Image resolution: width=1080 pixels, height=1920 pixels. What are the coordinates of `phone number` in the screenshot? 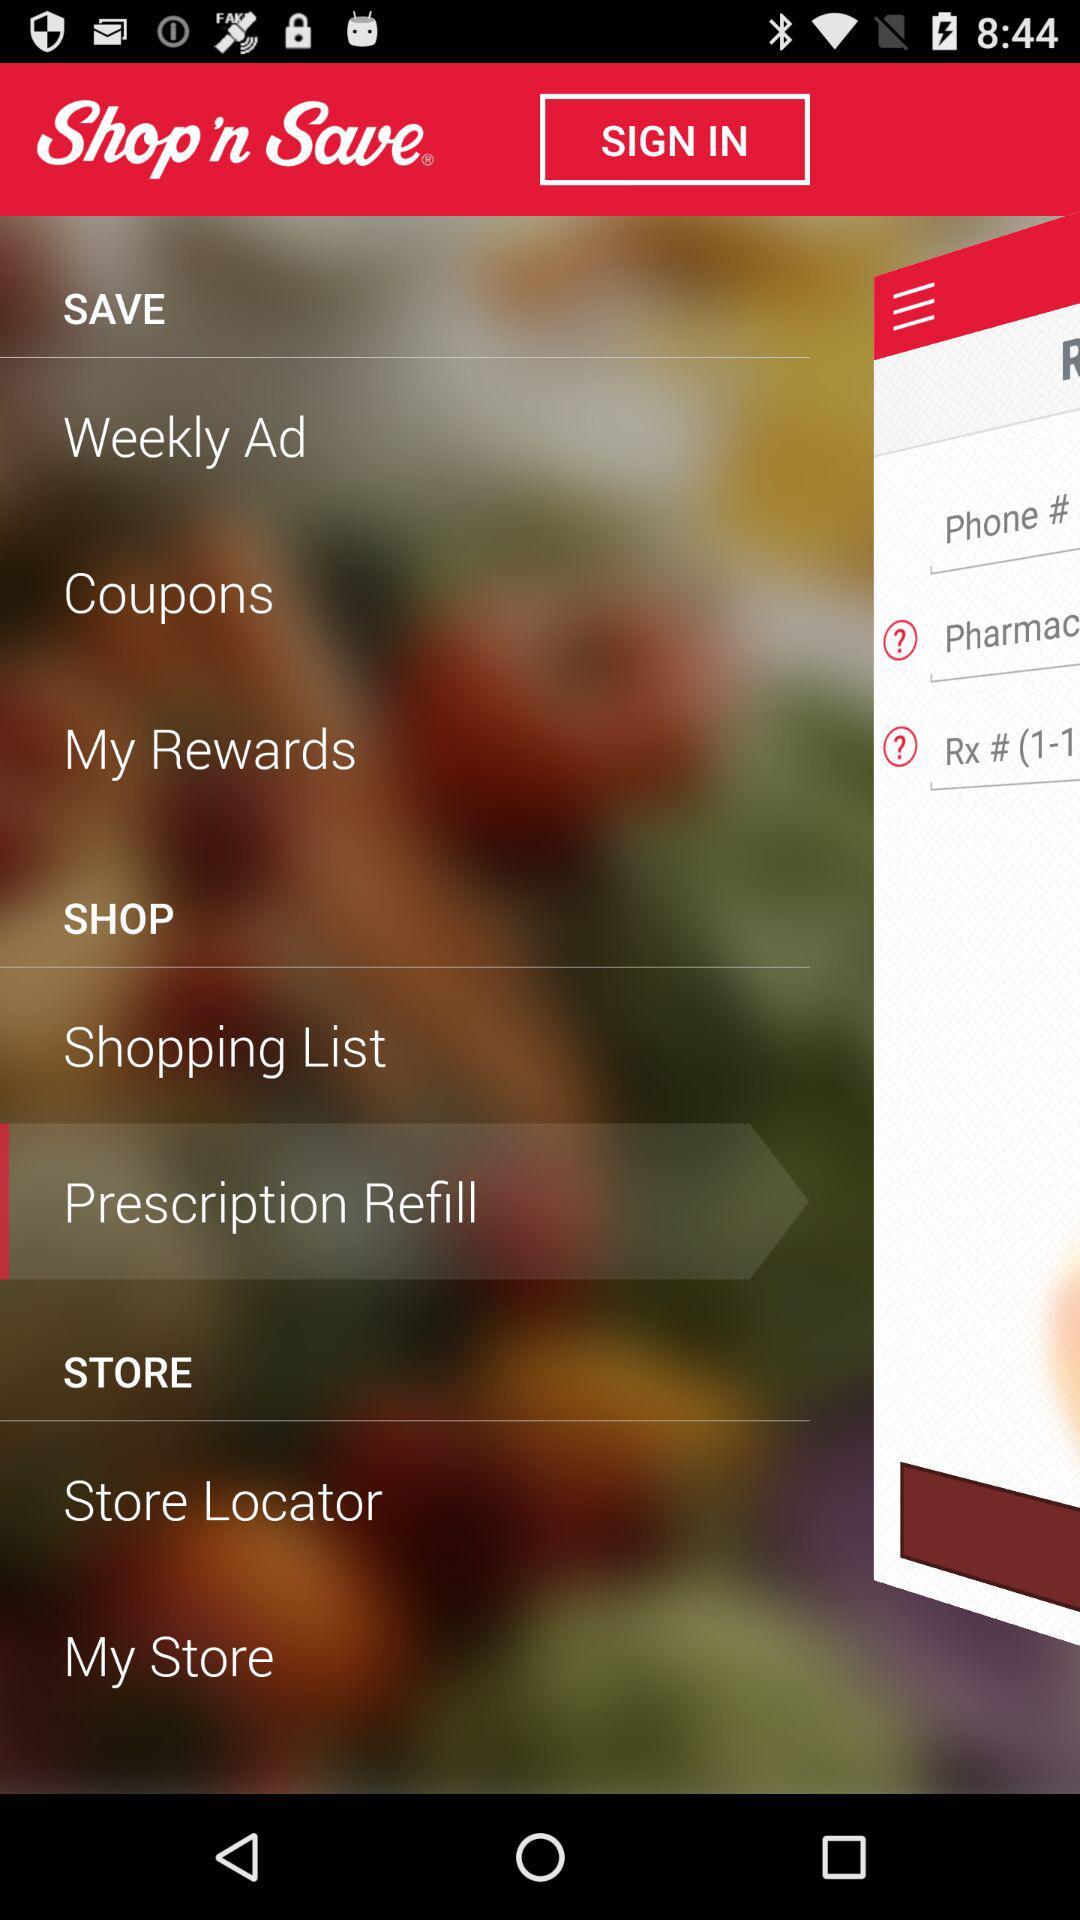 It's located at (1012, 464).